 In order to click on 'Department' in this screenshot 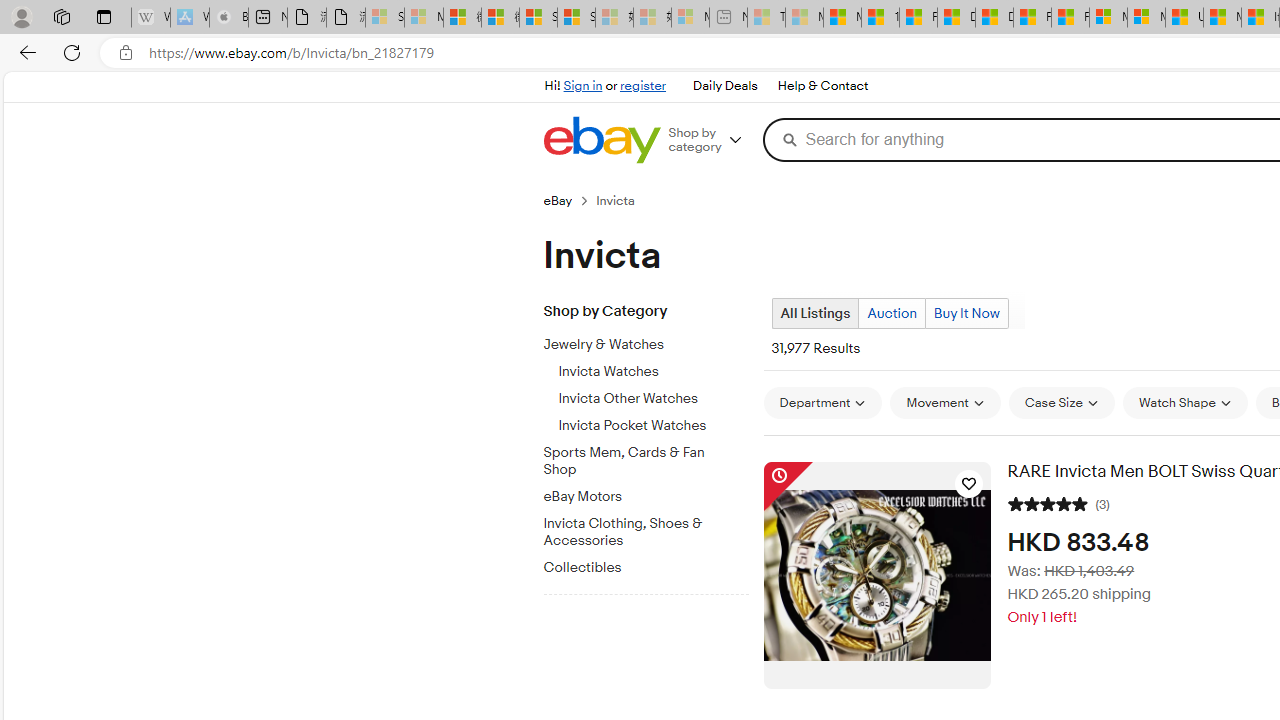, I will do `click(823, 402)`.